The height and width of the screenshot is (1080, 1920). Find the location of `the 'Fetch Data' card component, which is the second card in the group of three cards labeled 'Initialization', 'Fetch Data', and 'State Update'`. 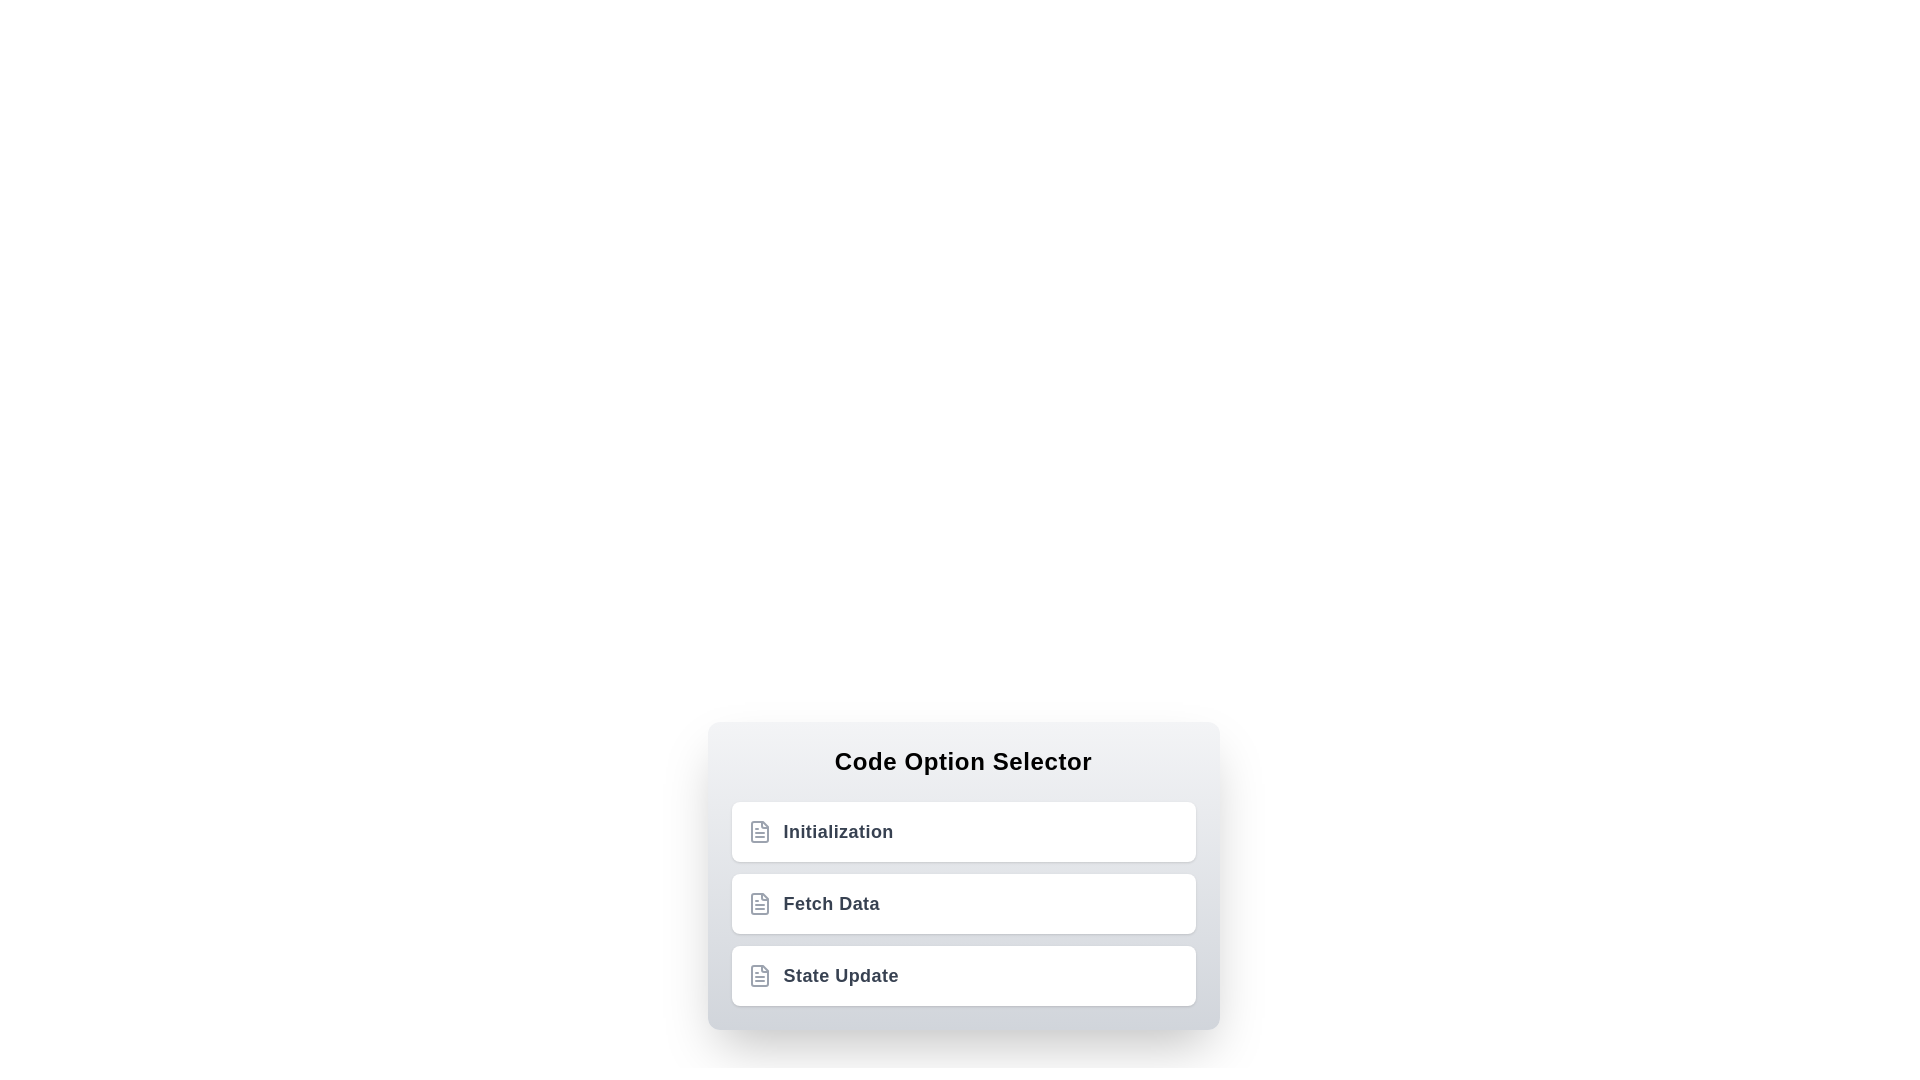

the 'Fetch Data' card component, which is the second card in the group of three cards labeled 'Initialization', 'Fetch Data', and 'State Update' is located at coordinates (963, 903).